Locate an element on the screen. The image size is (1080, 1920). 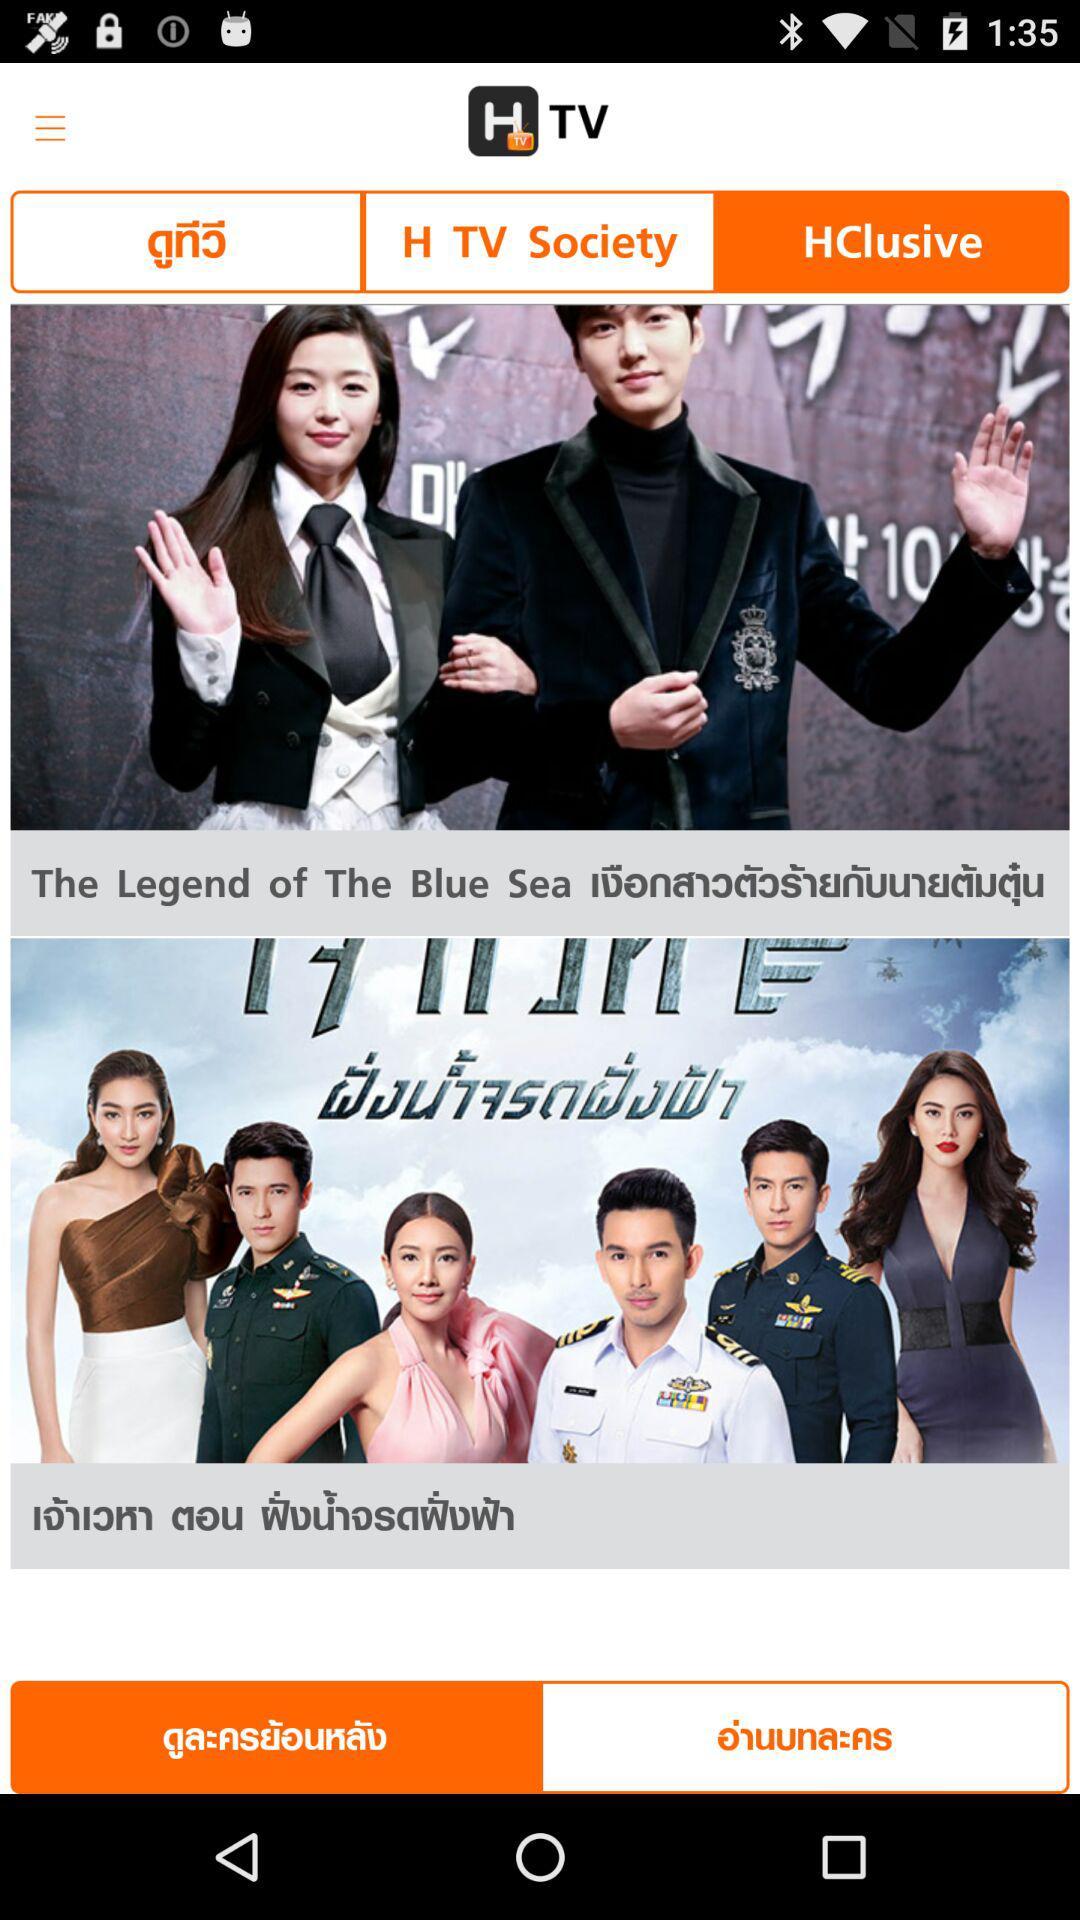
icon next to h tv society item is located at coordinates (186, 240).